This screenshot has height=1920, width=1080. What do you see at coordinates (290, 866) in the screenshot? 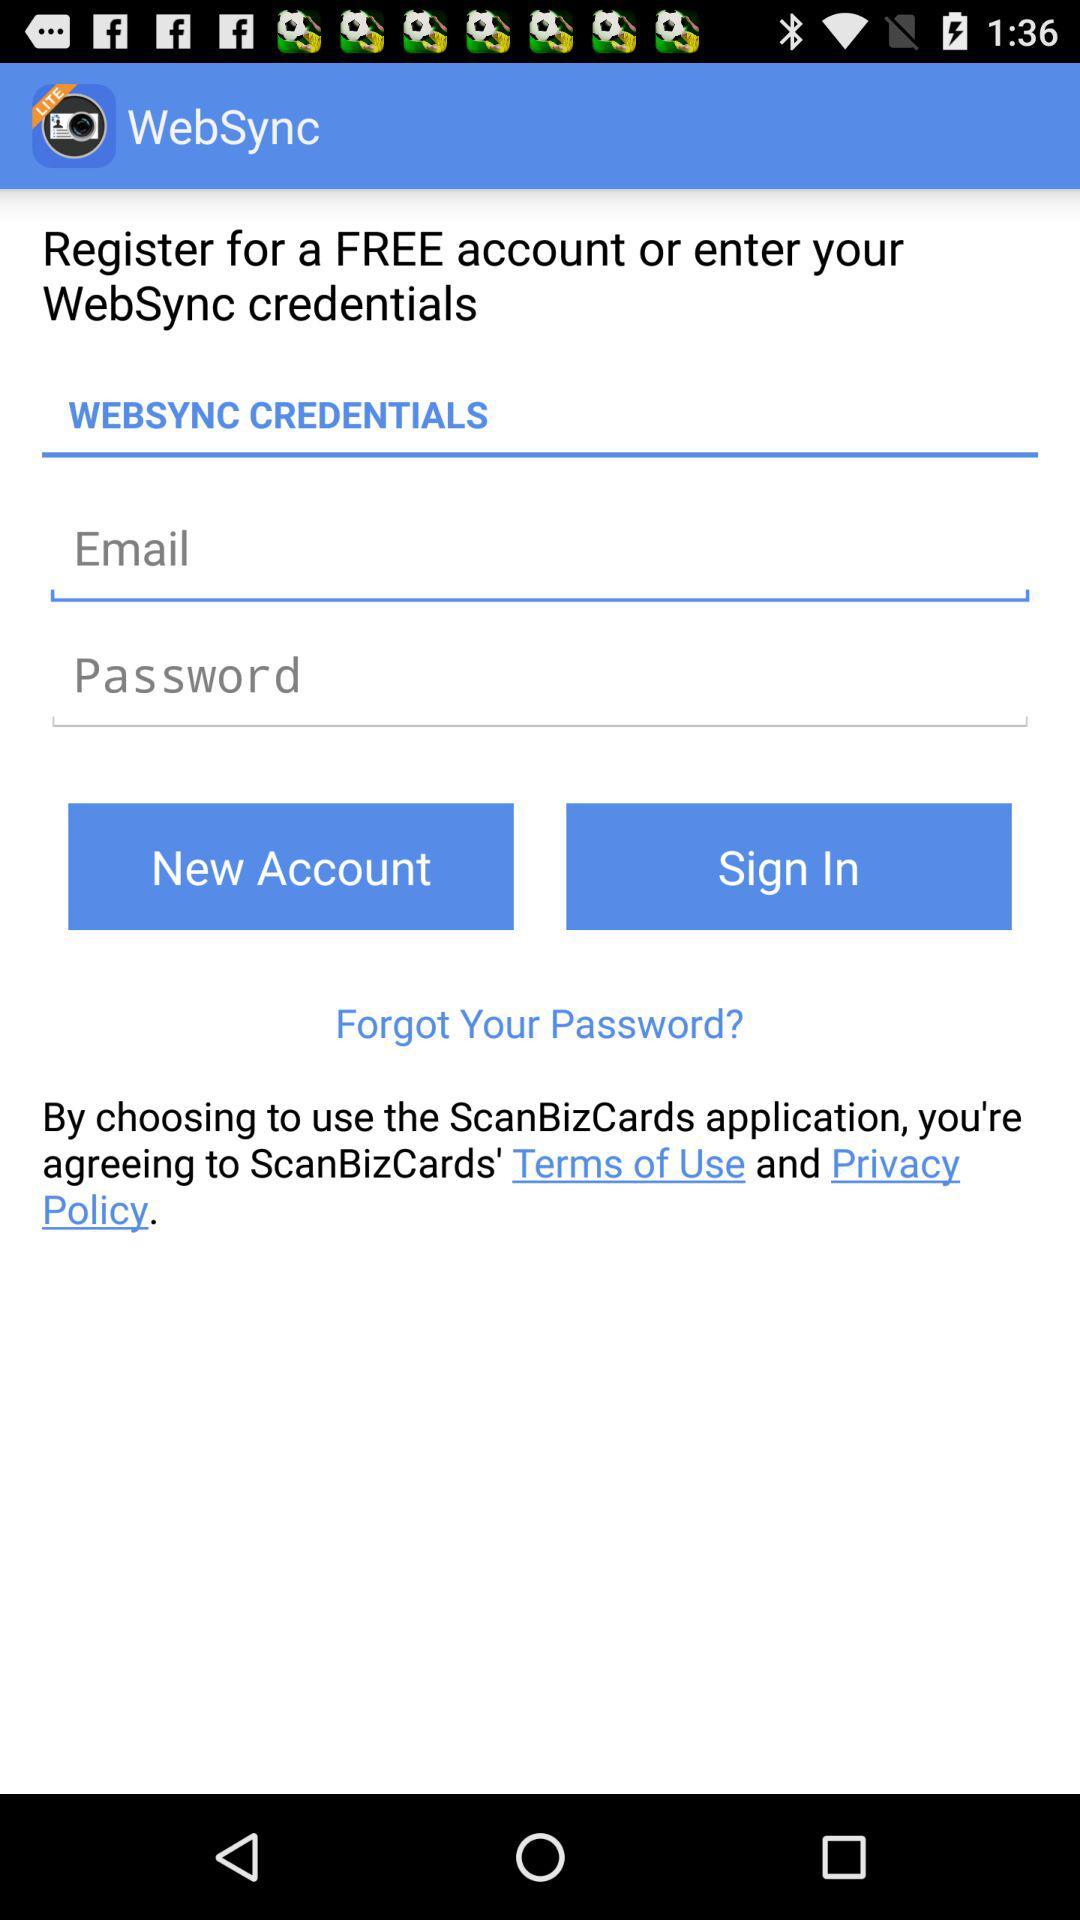
I see `the item to the left of the sign in icon` at bounding box center [290, 866].